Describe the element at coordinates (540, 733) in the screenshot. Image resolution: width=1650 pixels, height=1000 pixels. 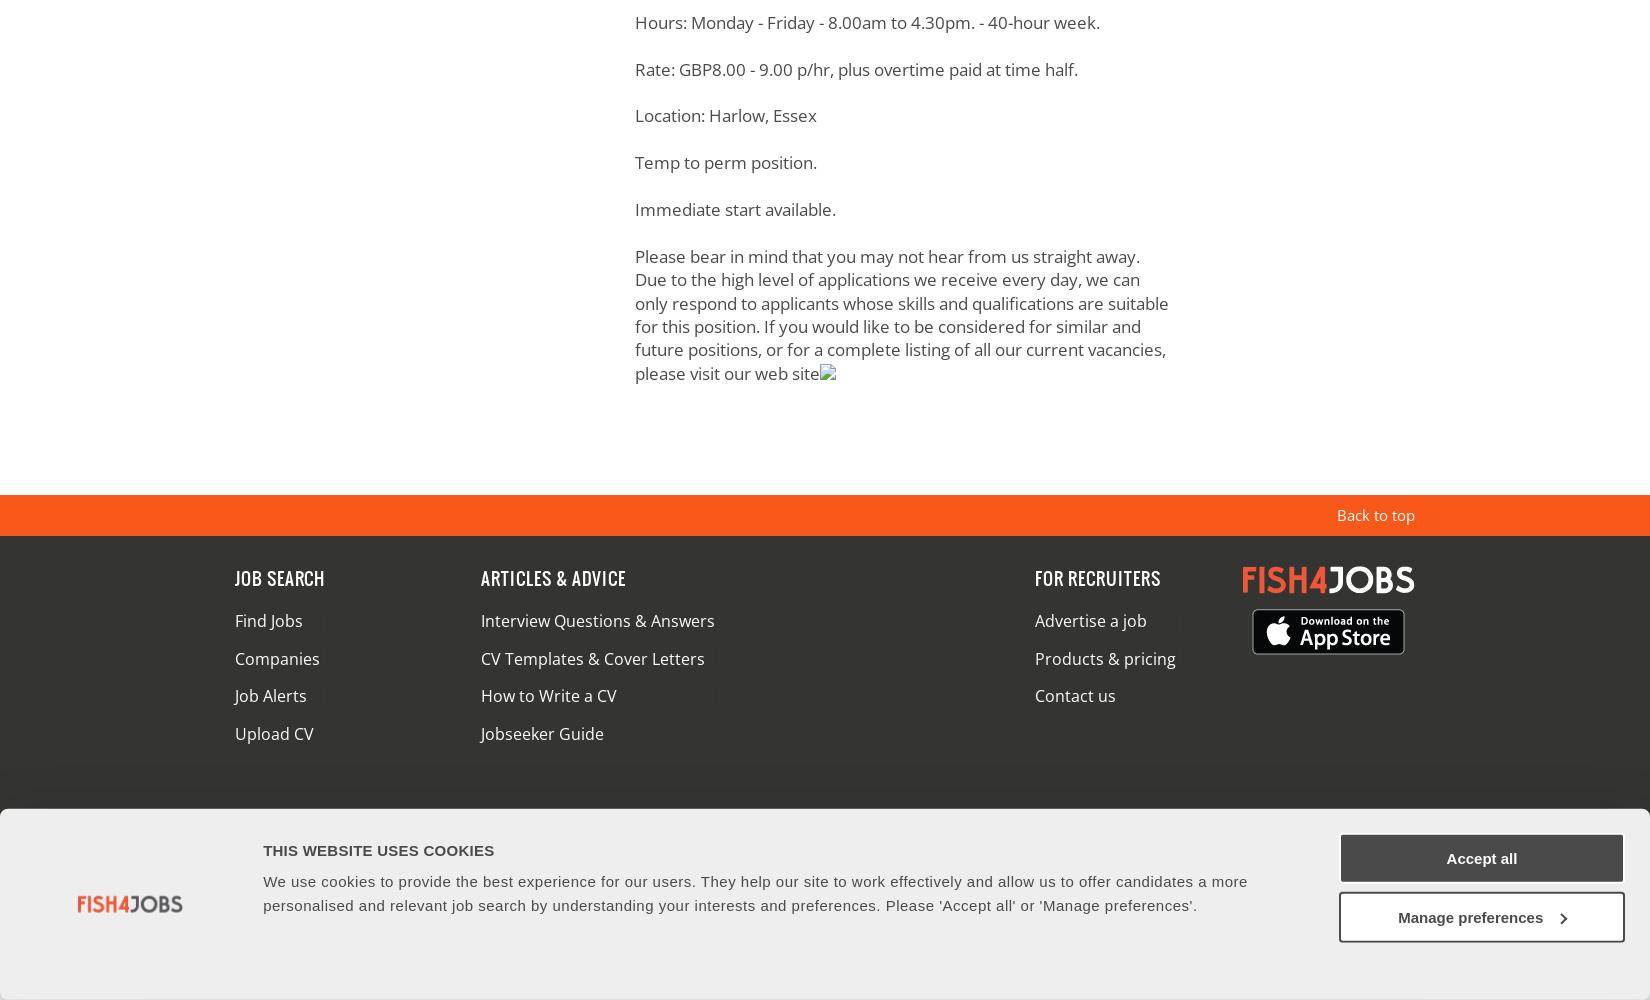
I see `'Jobseeker Guide'` at that location.